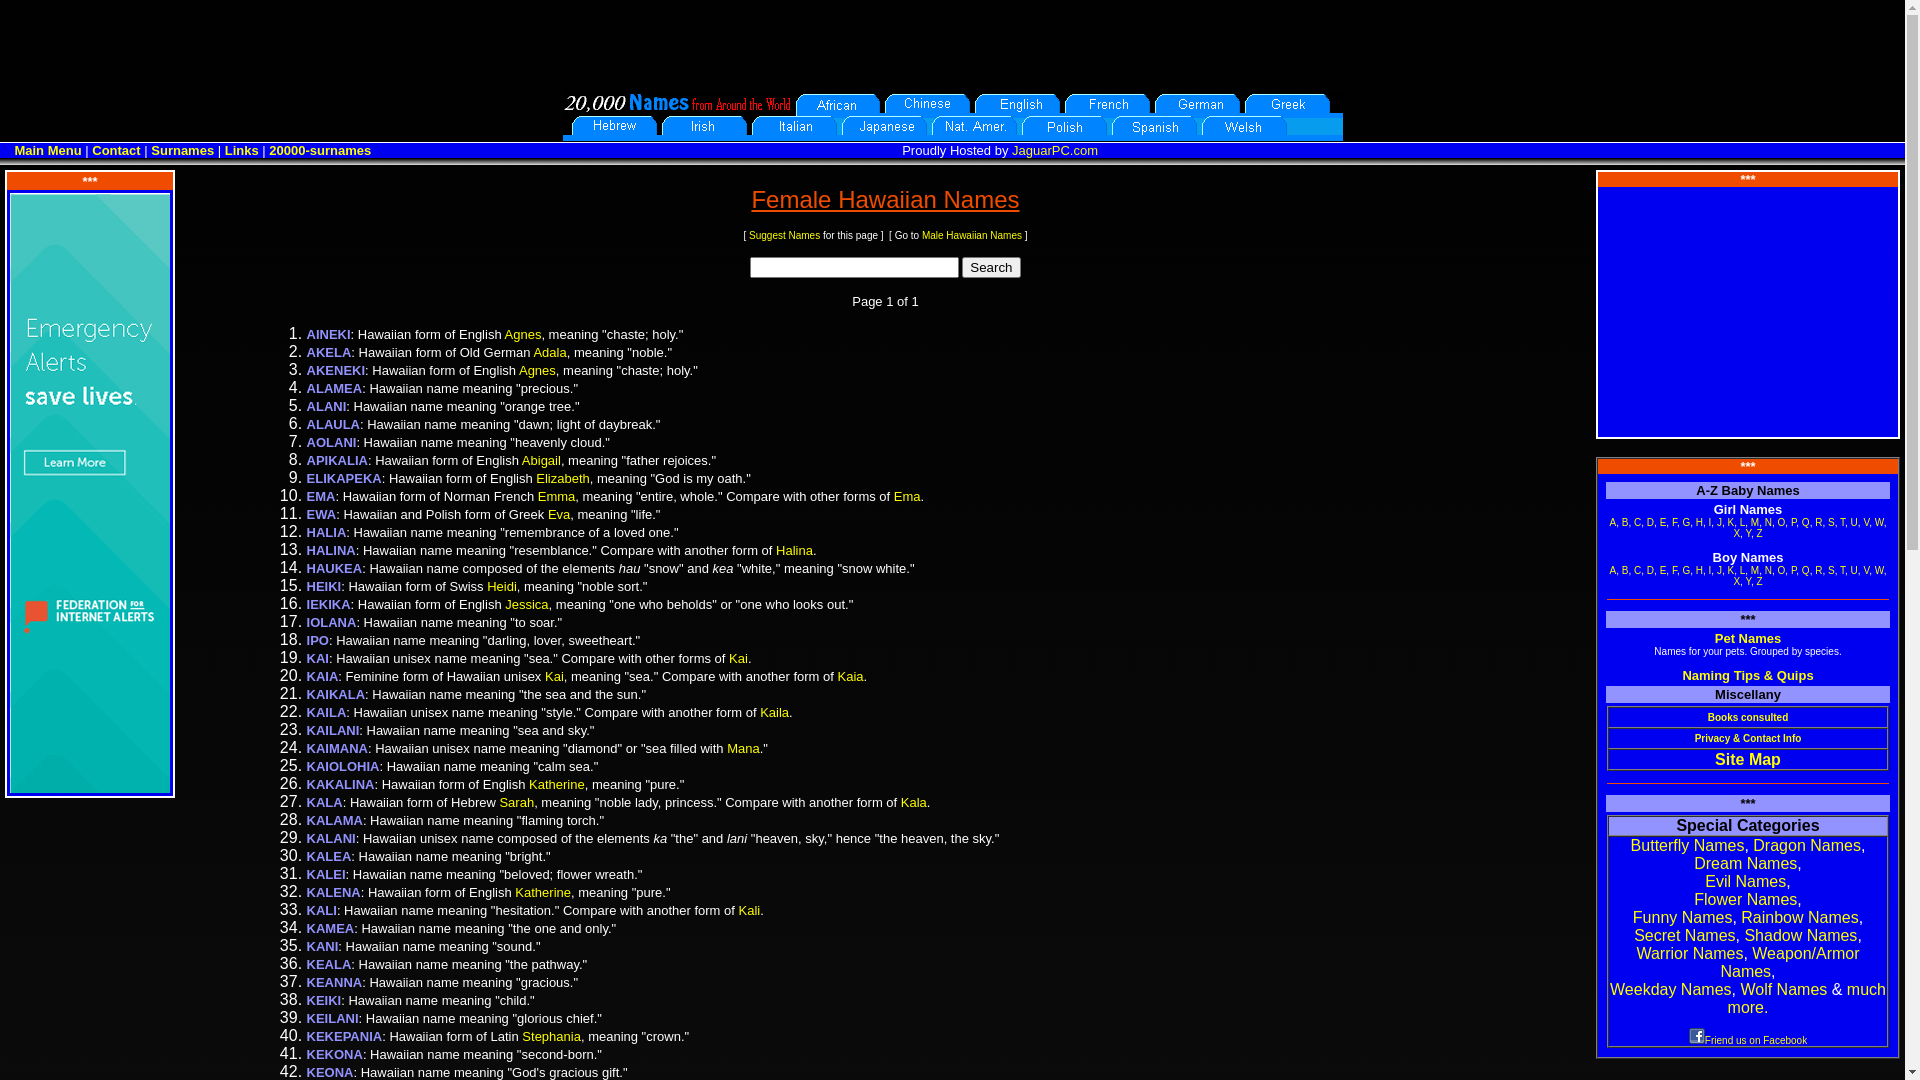  Describe the element at coordinates (906, 495) in the screenshot. I see `'Ema'` at that location.